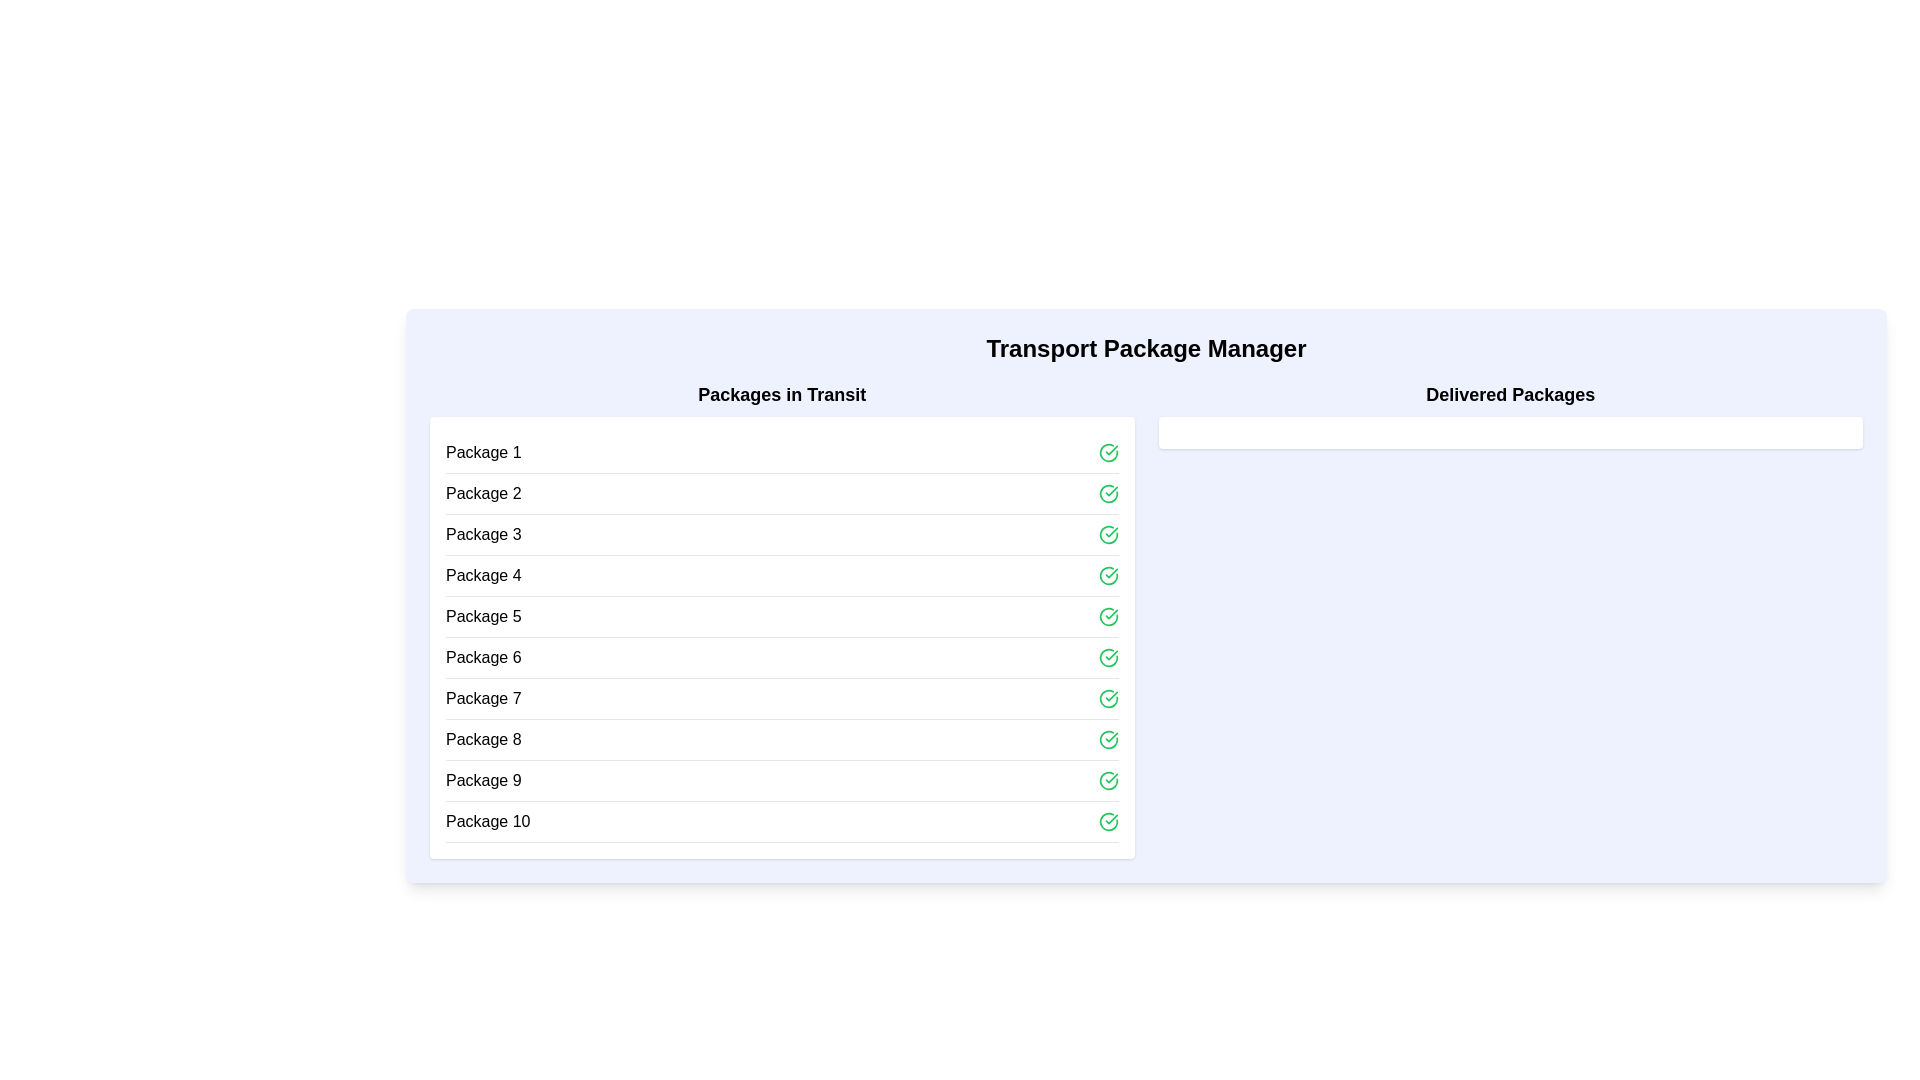 This screenshot has width=1920, height=1080. Describe the element at coordinates (483, 616) in the screenshot. I see `the text label identifying the fifth package in the list of packages in transit, positioned between 'Package 4' and 'Package 6'` at that location.